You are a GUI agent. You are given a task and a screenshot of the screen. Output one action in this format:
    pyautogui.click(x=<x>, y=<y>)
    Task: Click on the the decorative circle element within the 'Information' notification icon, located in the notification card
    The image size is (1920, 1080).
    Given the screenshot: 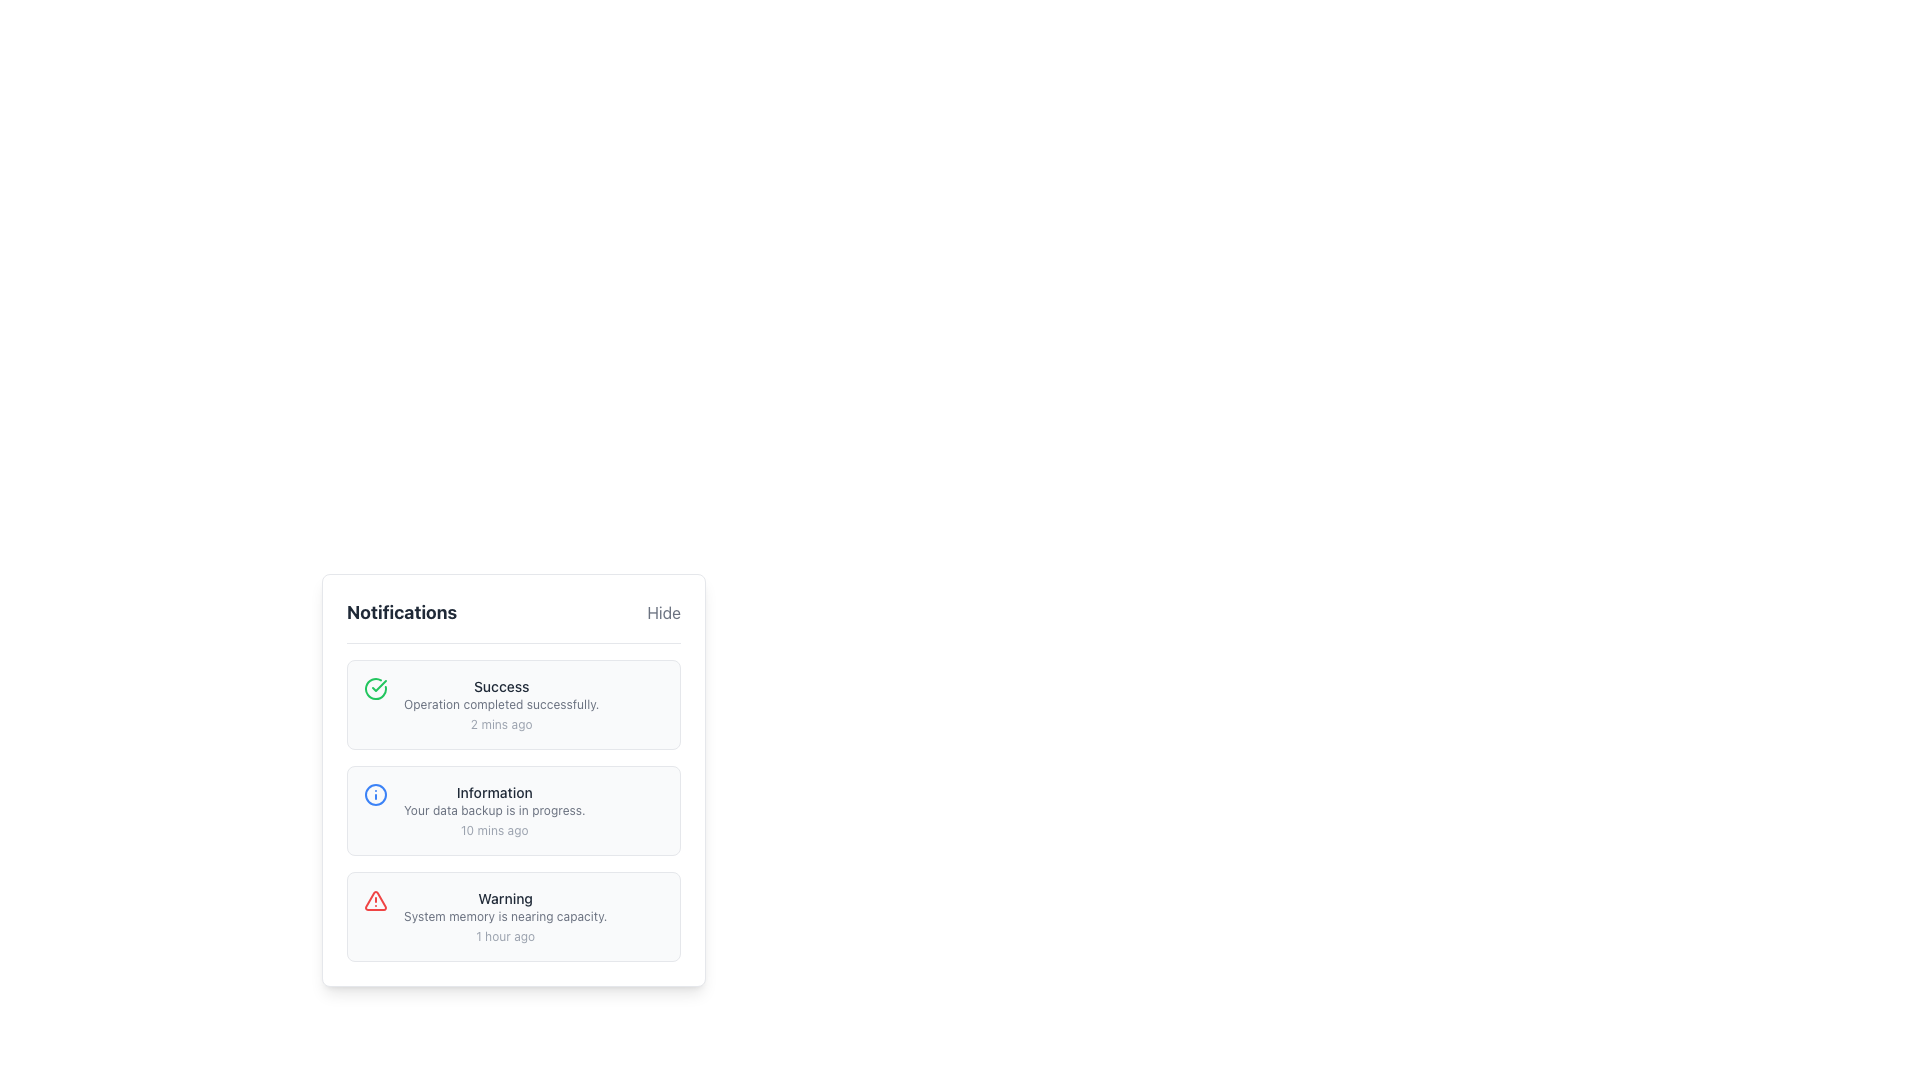 What is the action you would take?
    pyautogui.click(x=375, y=793)
    